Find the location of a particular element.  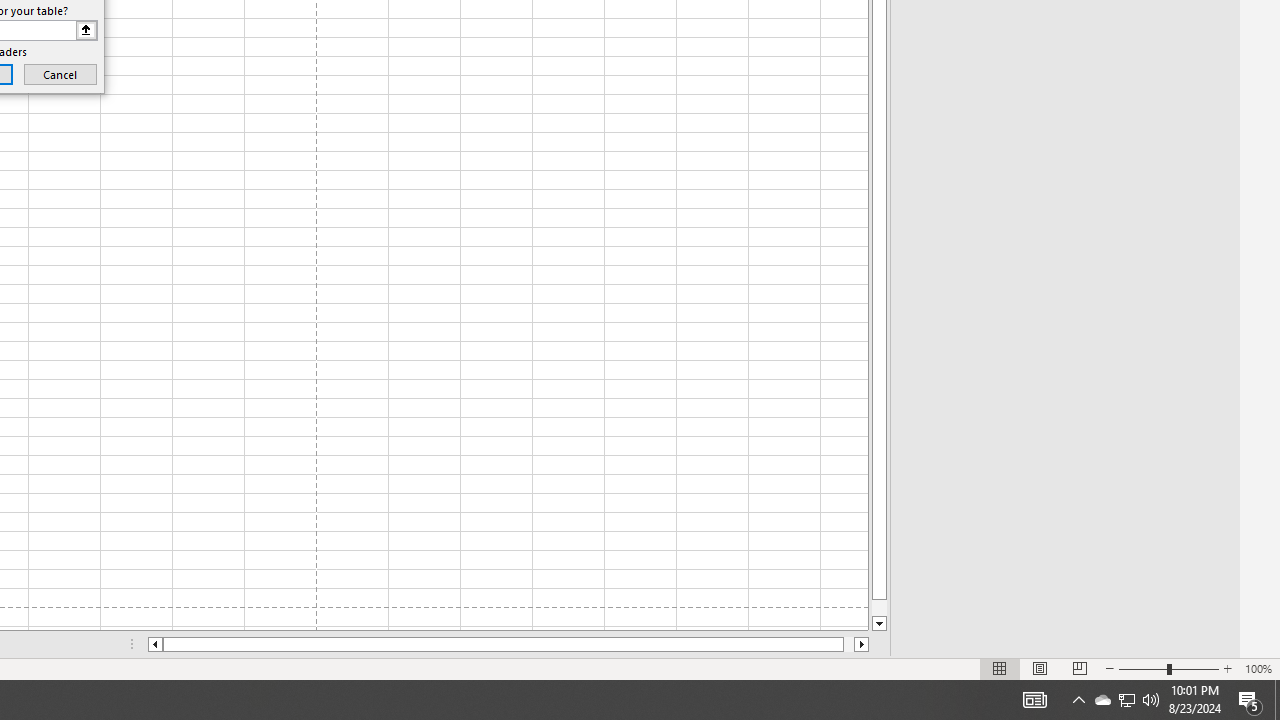

'Page right' is located at coordinates (848, 644).